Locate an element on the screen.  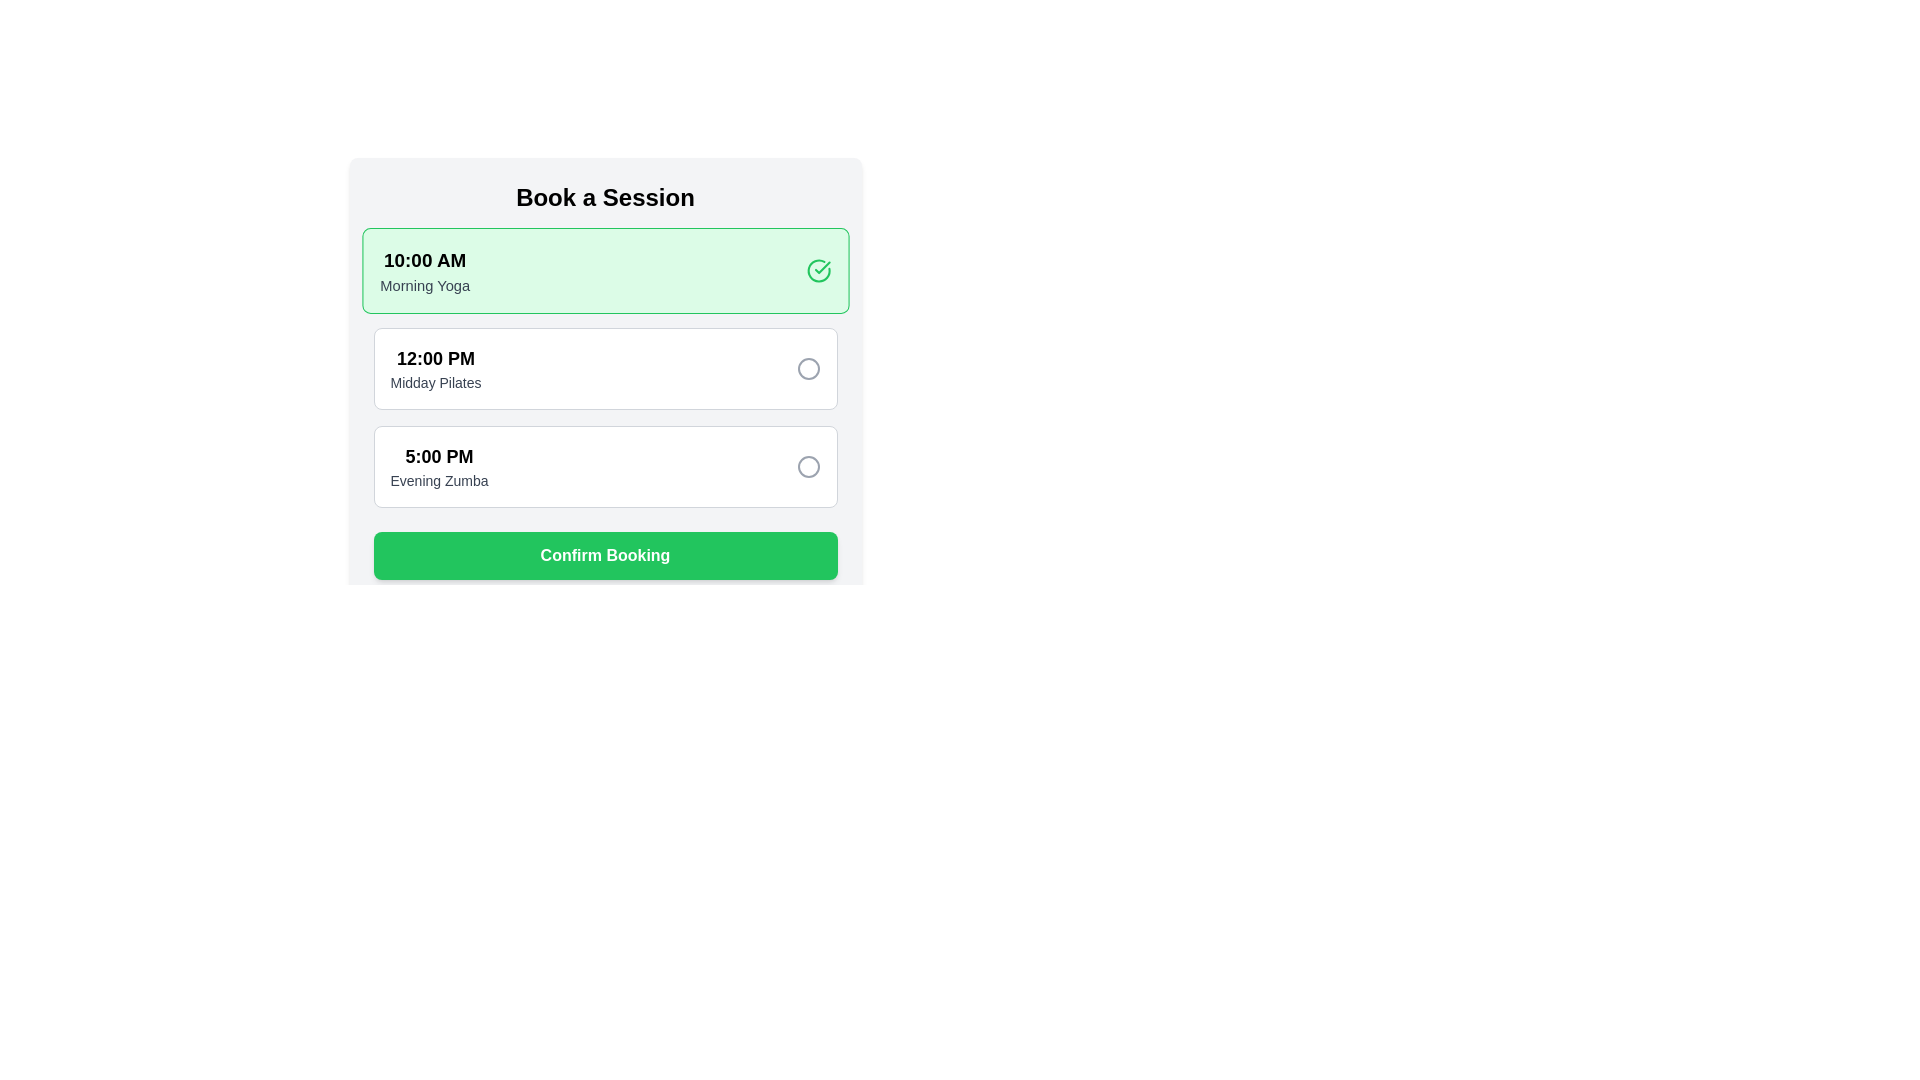
the green circular icon with a check mark inside it, located at the top-right of the '10:00 AM Morning Yoga' session card for visual feedback indicating selection is located at coordinates (818, 270).